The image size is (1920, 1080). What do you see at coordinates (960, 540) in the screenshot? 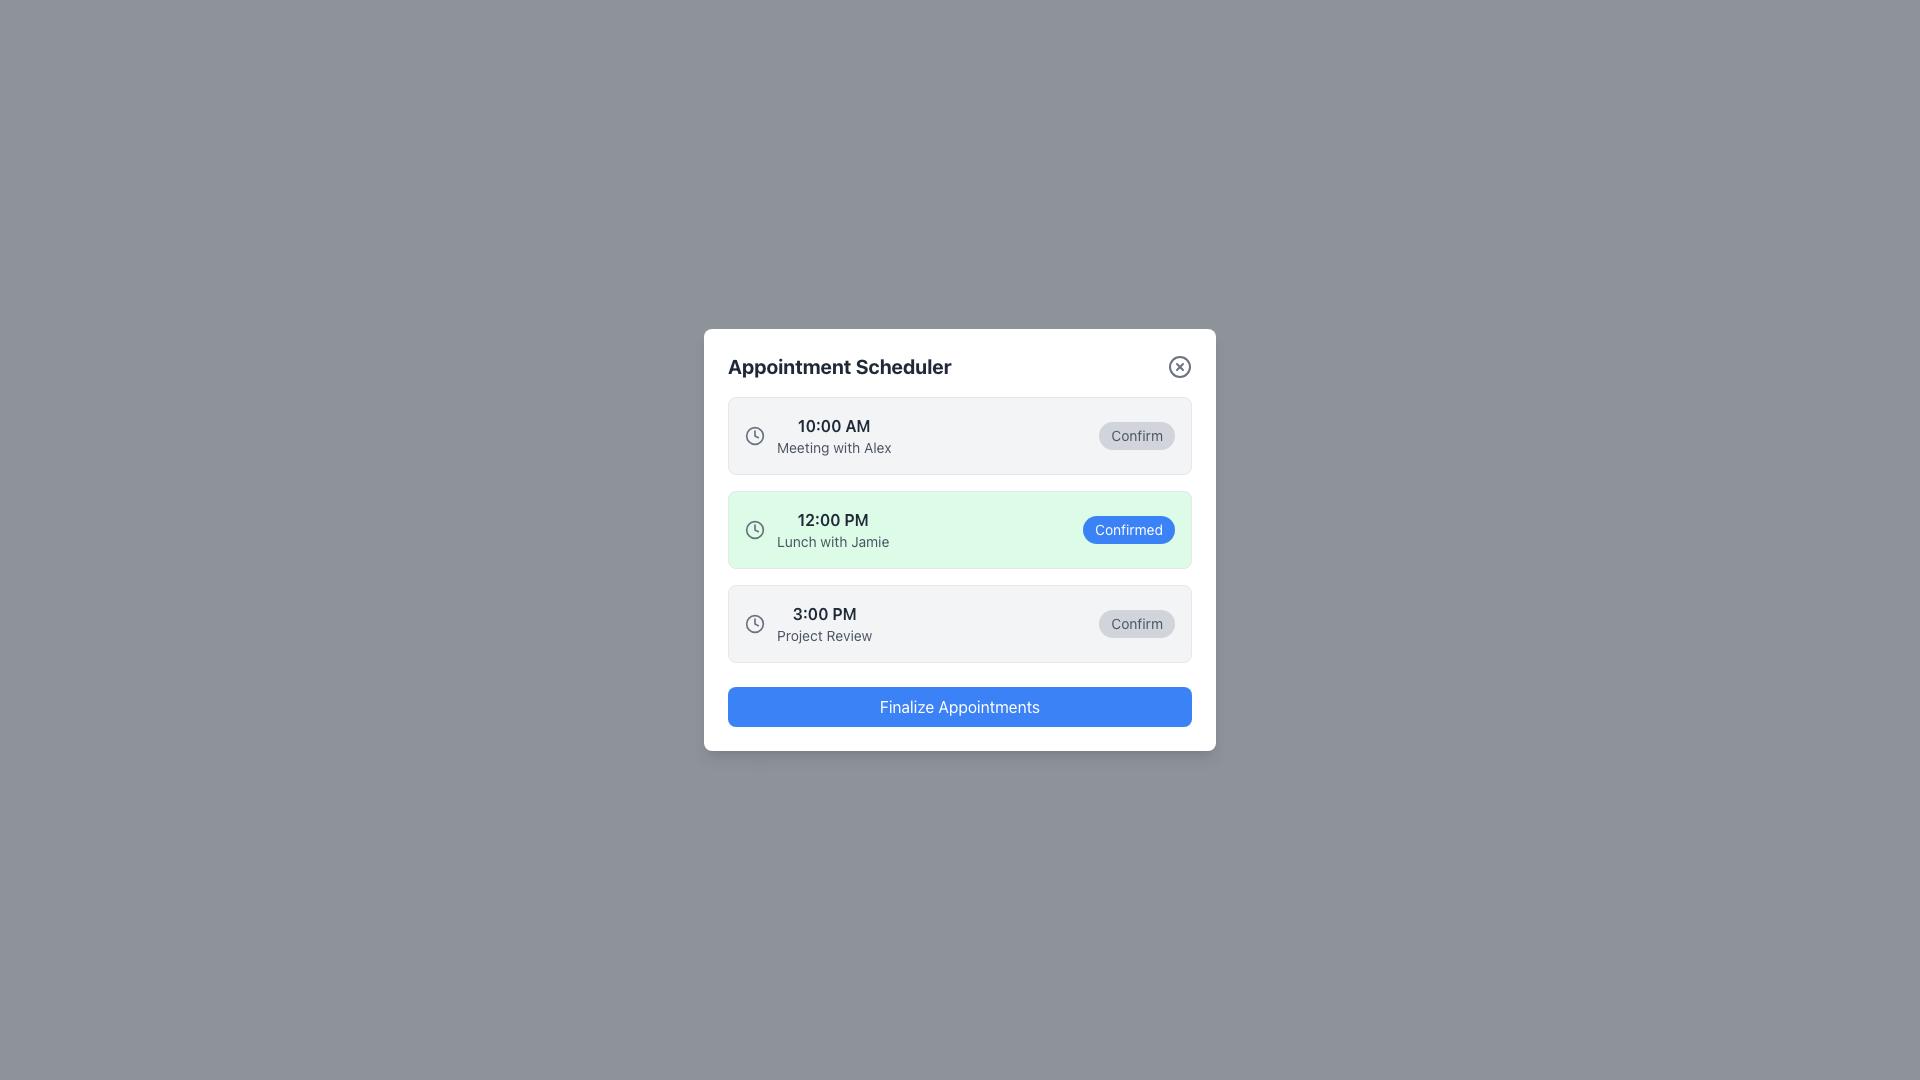
I see `the appointment card component displaying details for 'Lunch with Jamie' scheduled at 12:00 PM, which is the second item in the list of scheduled events in the 'Appointment Scheduler' modal` at bounding box center [960, 540].